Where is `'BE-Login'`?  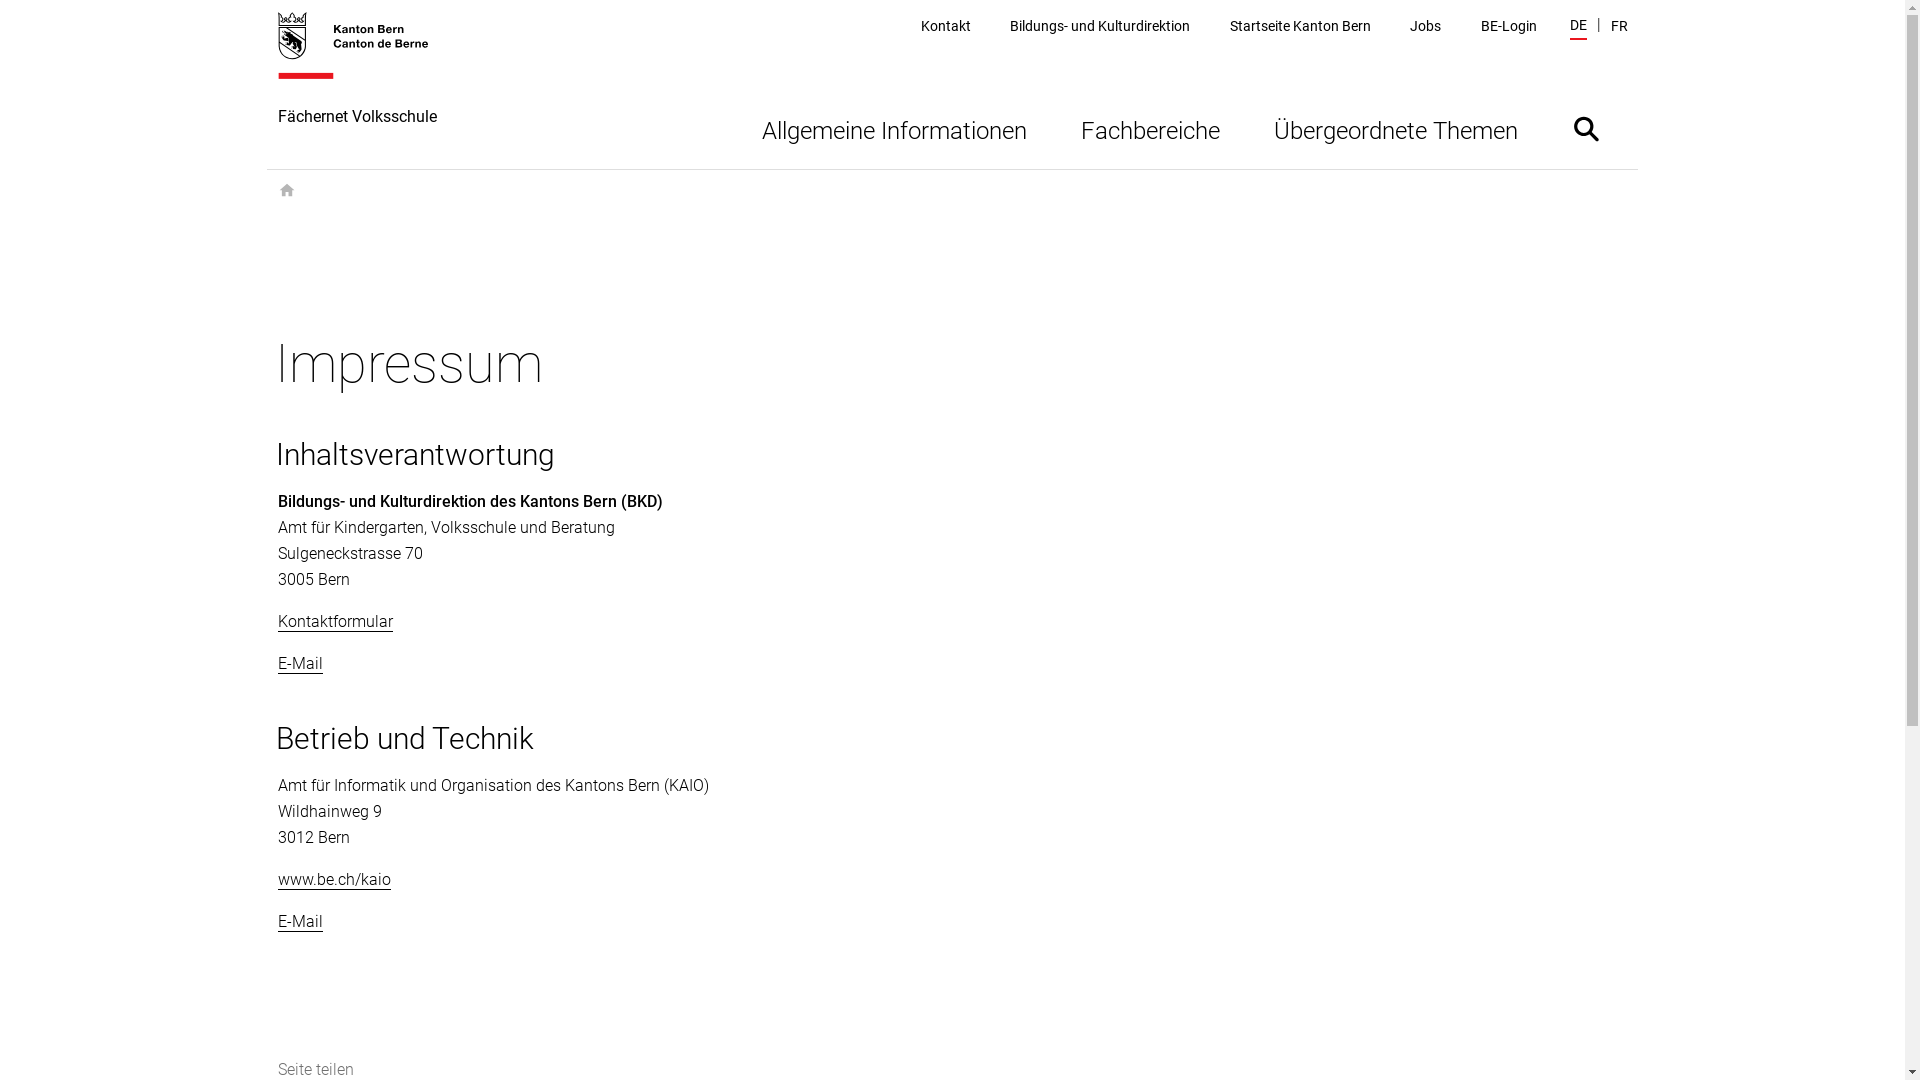 'BE-Login' is located at coordinates (1508, 26).